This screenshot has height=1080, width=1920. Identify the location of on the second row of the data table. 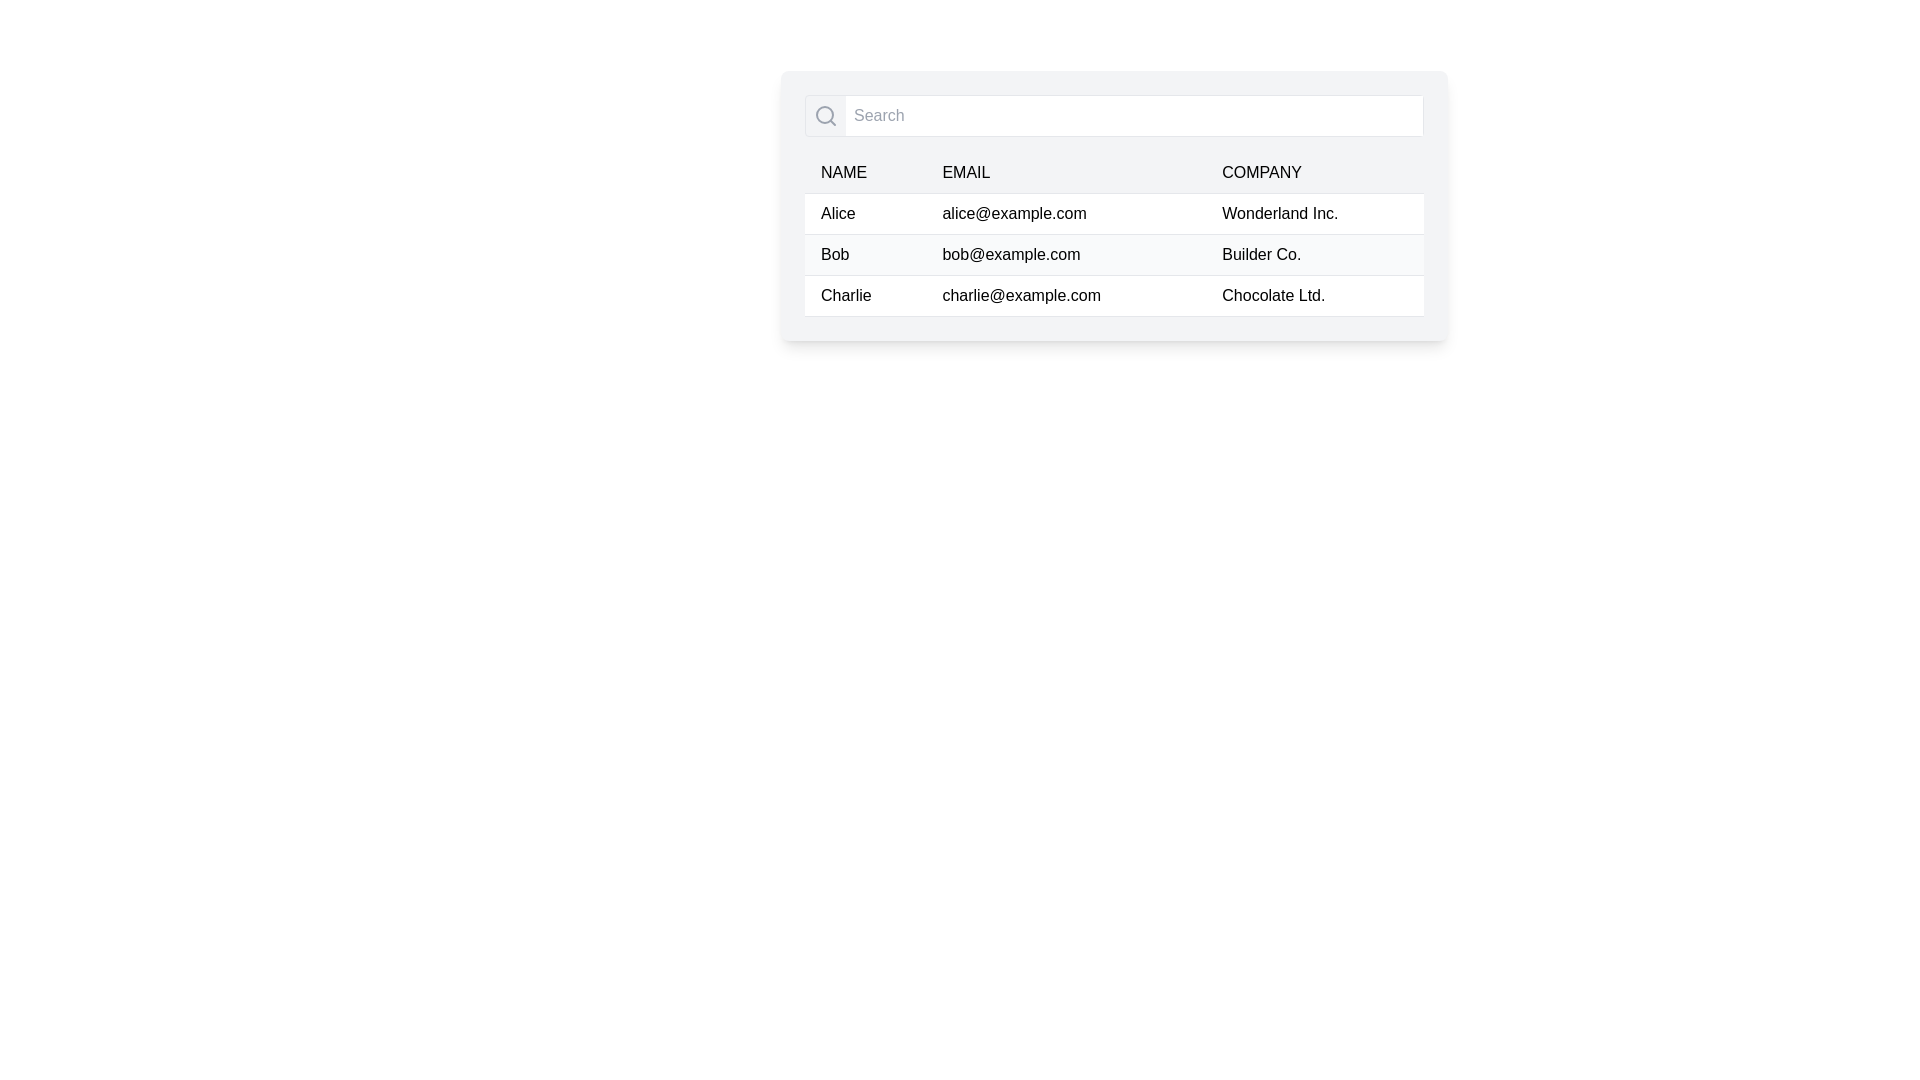
(1113, 253).